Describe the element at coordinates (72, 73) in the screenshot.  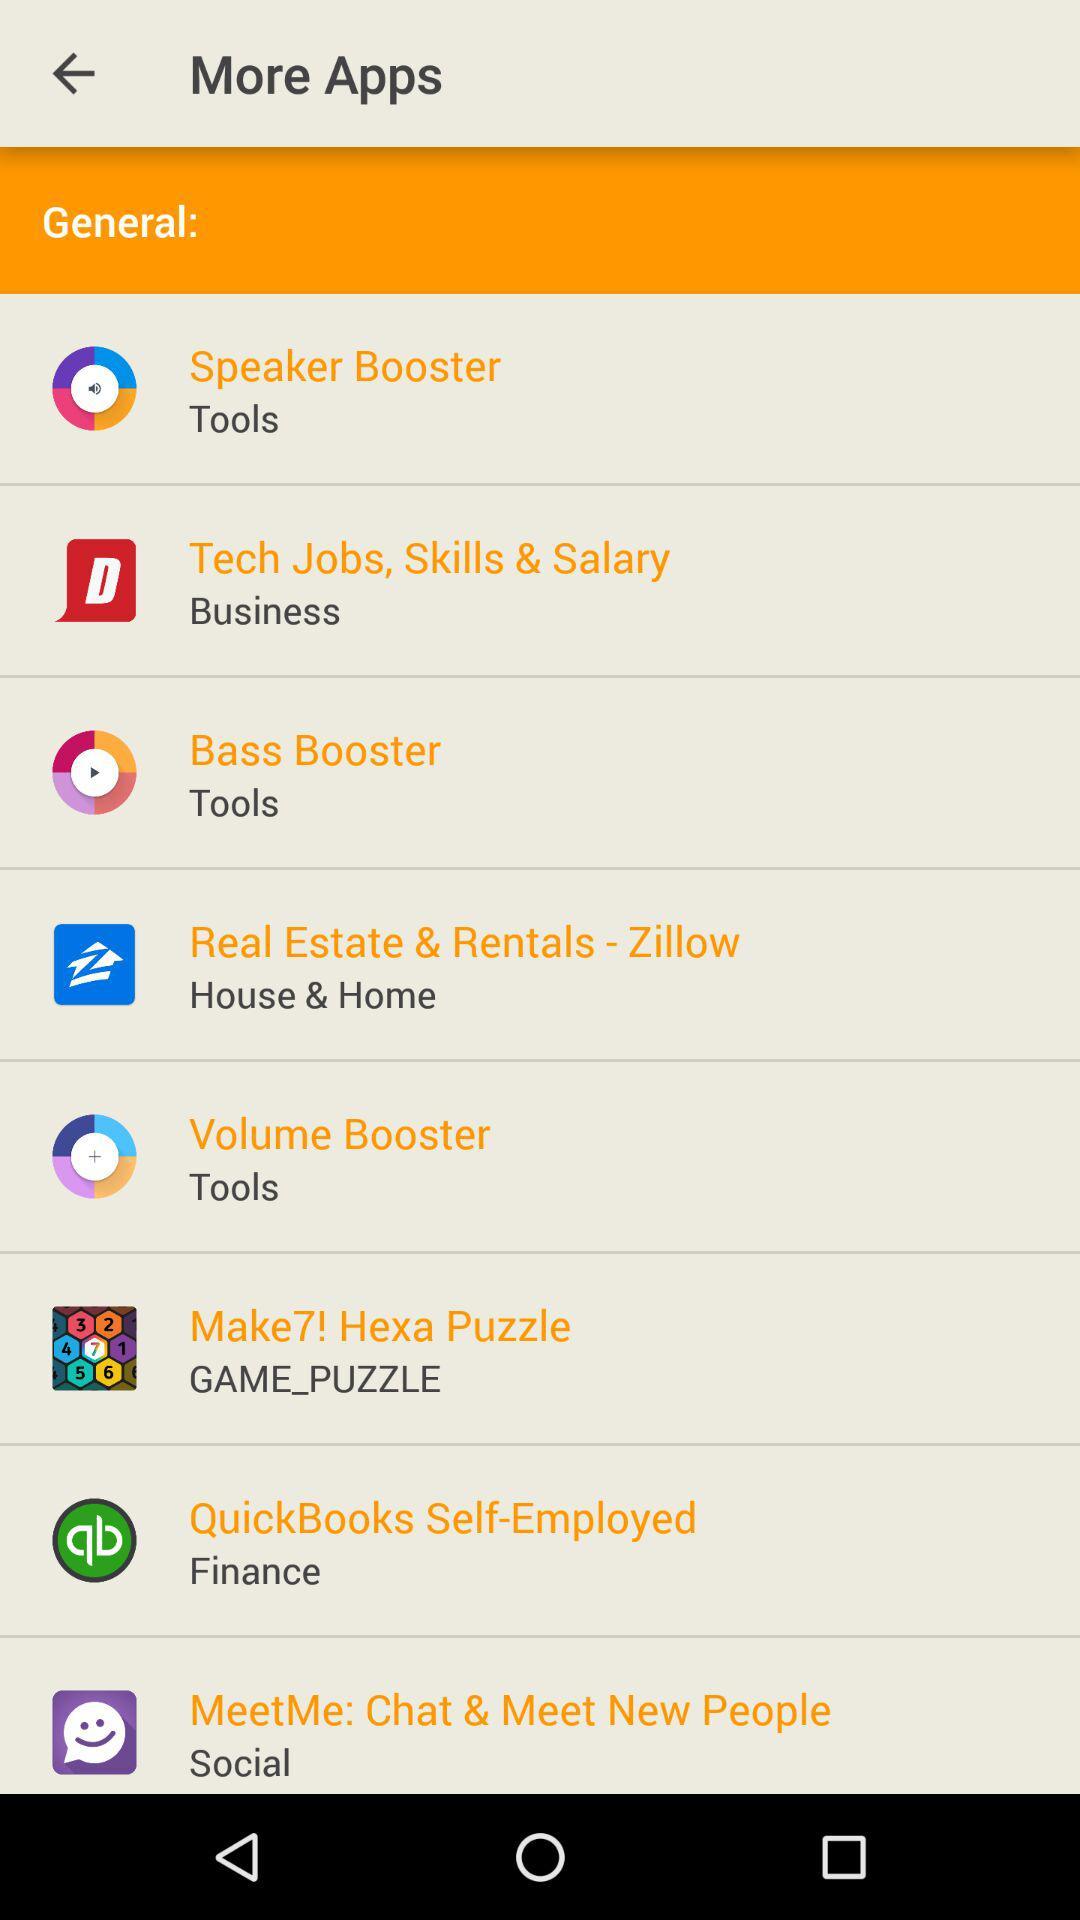
I see `icon above general:` at that location.